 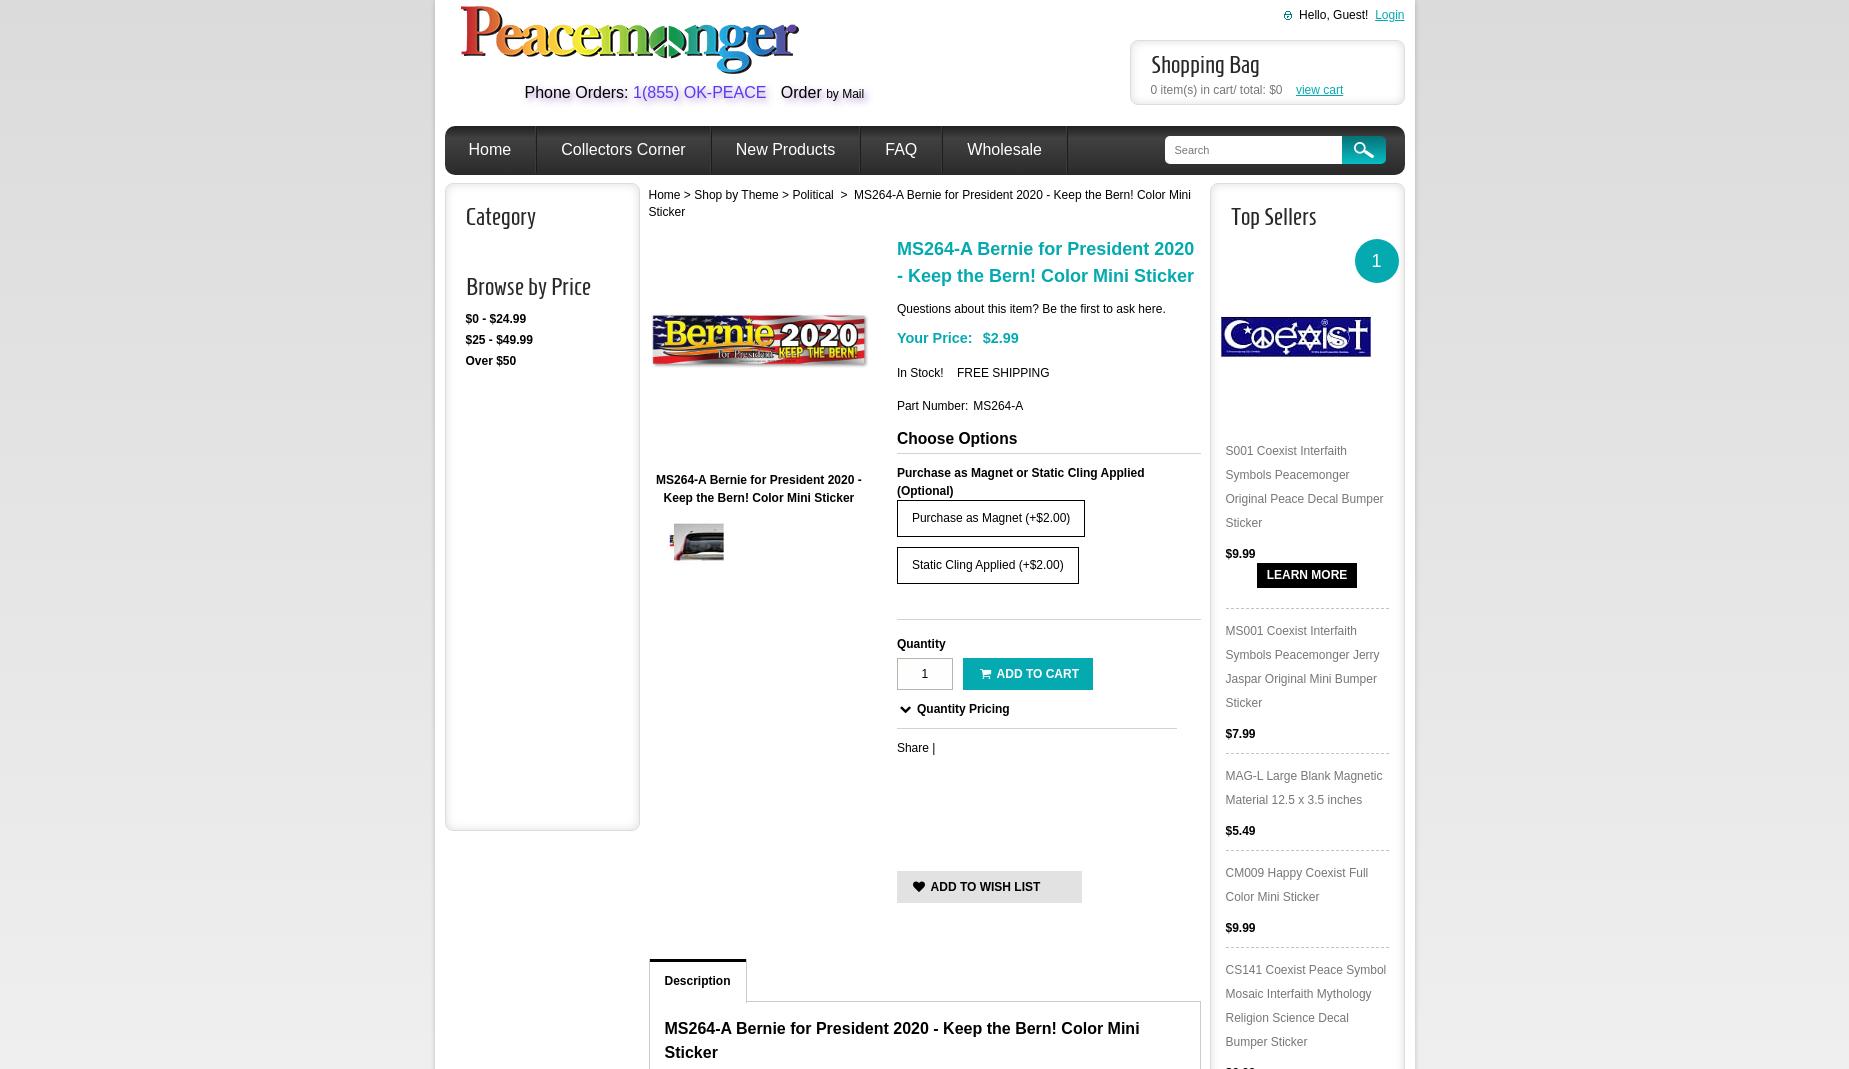 What do you see at coordinates (955, 372) in the screenshot?
I see `'FREE SHIPPING'` at bounding box center [955, 372].